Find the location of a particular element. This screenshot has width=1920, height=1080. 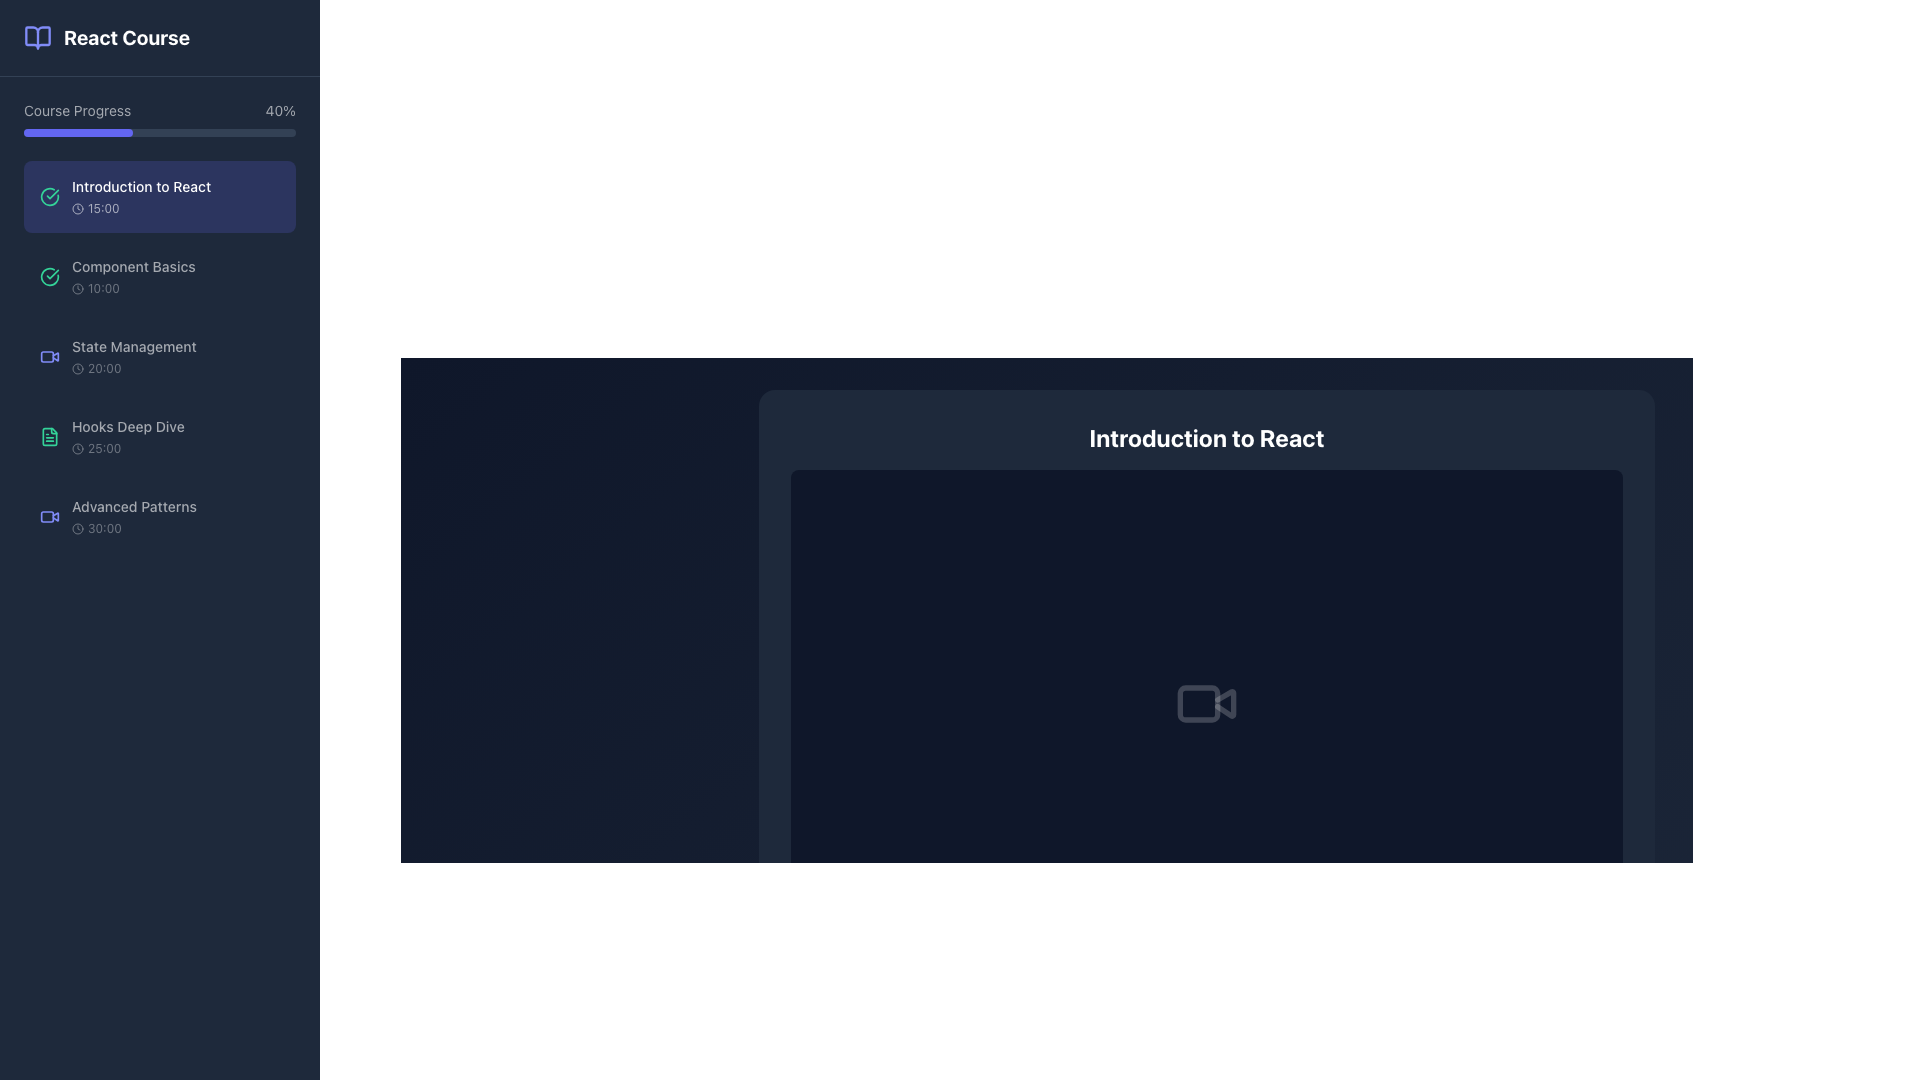

the interactive list item labeled 'Component Basics' is located at coordinates (158, 277).